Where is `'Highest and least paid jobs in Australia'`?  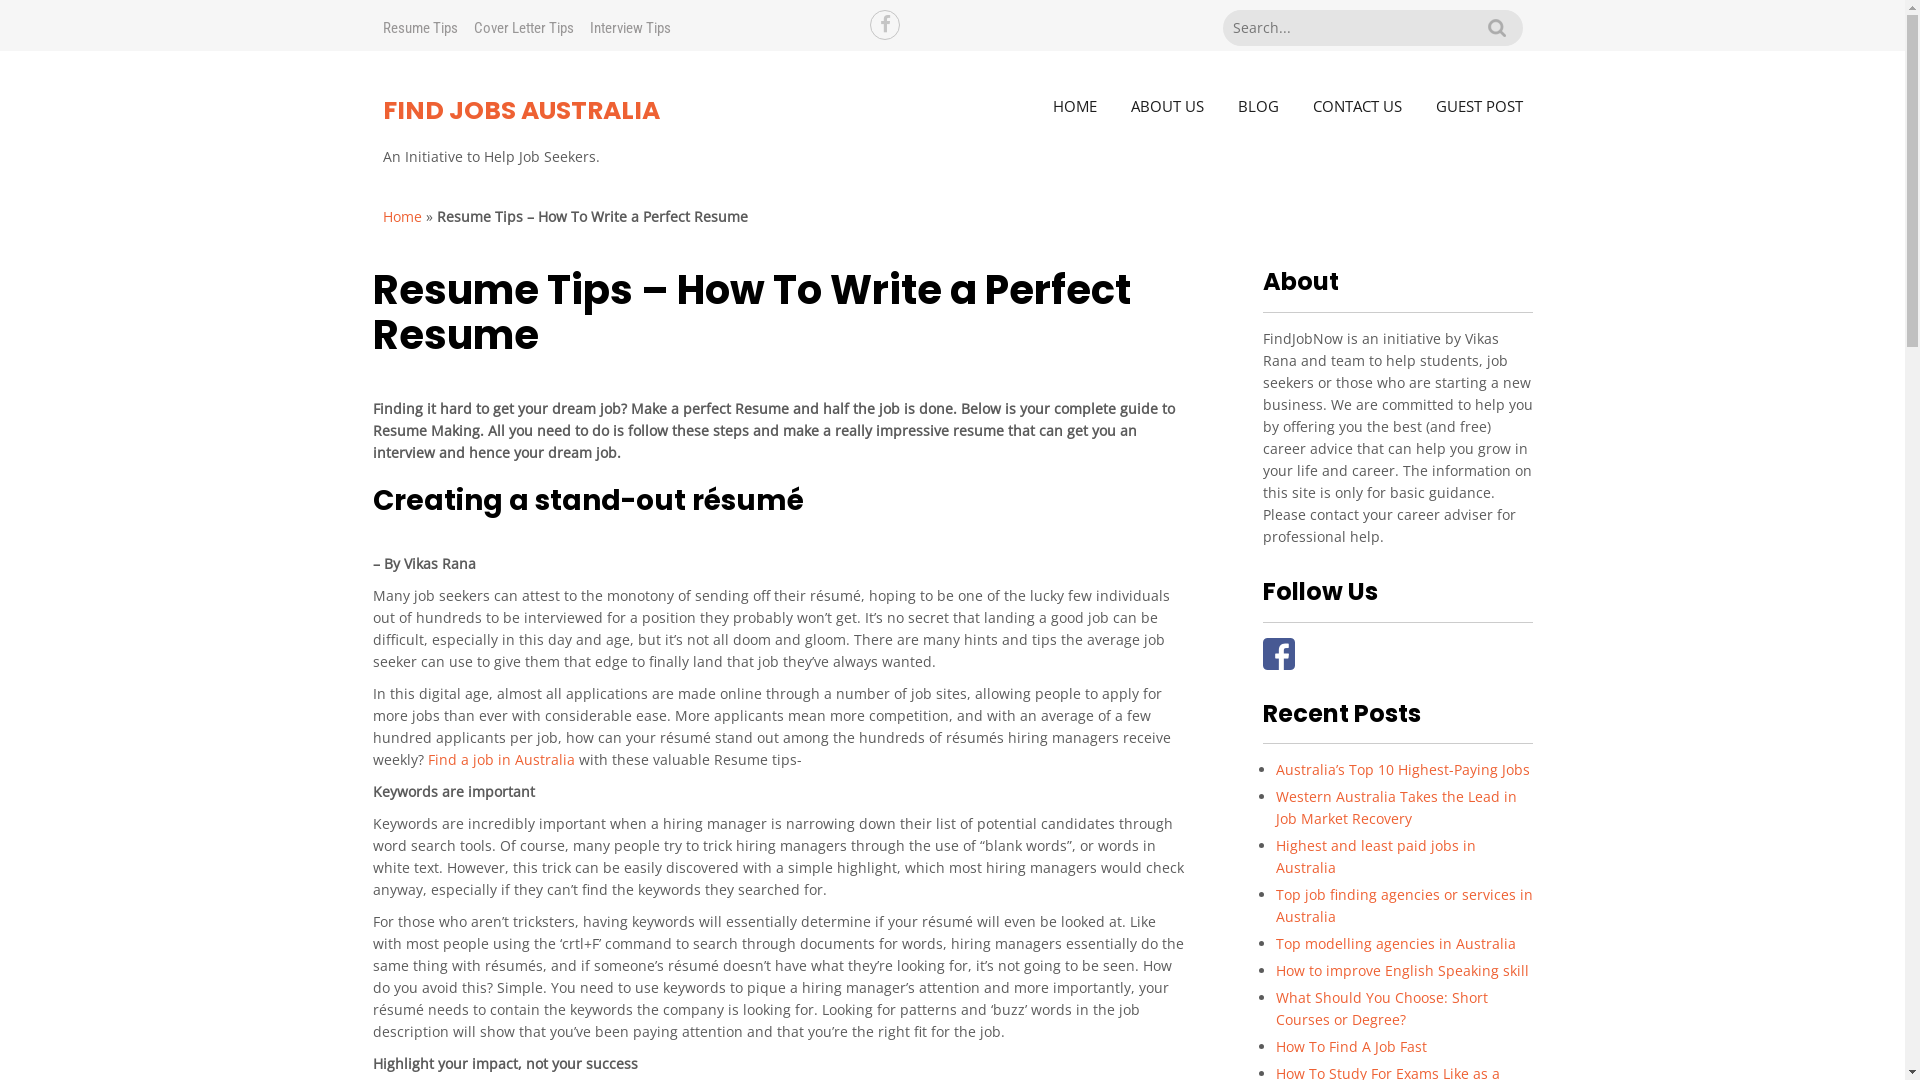 'Highest and least paid jobs in Australia' is located at coordinates (1375, 855).